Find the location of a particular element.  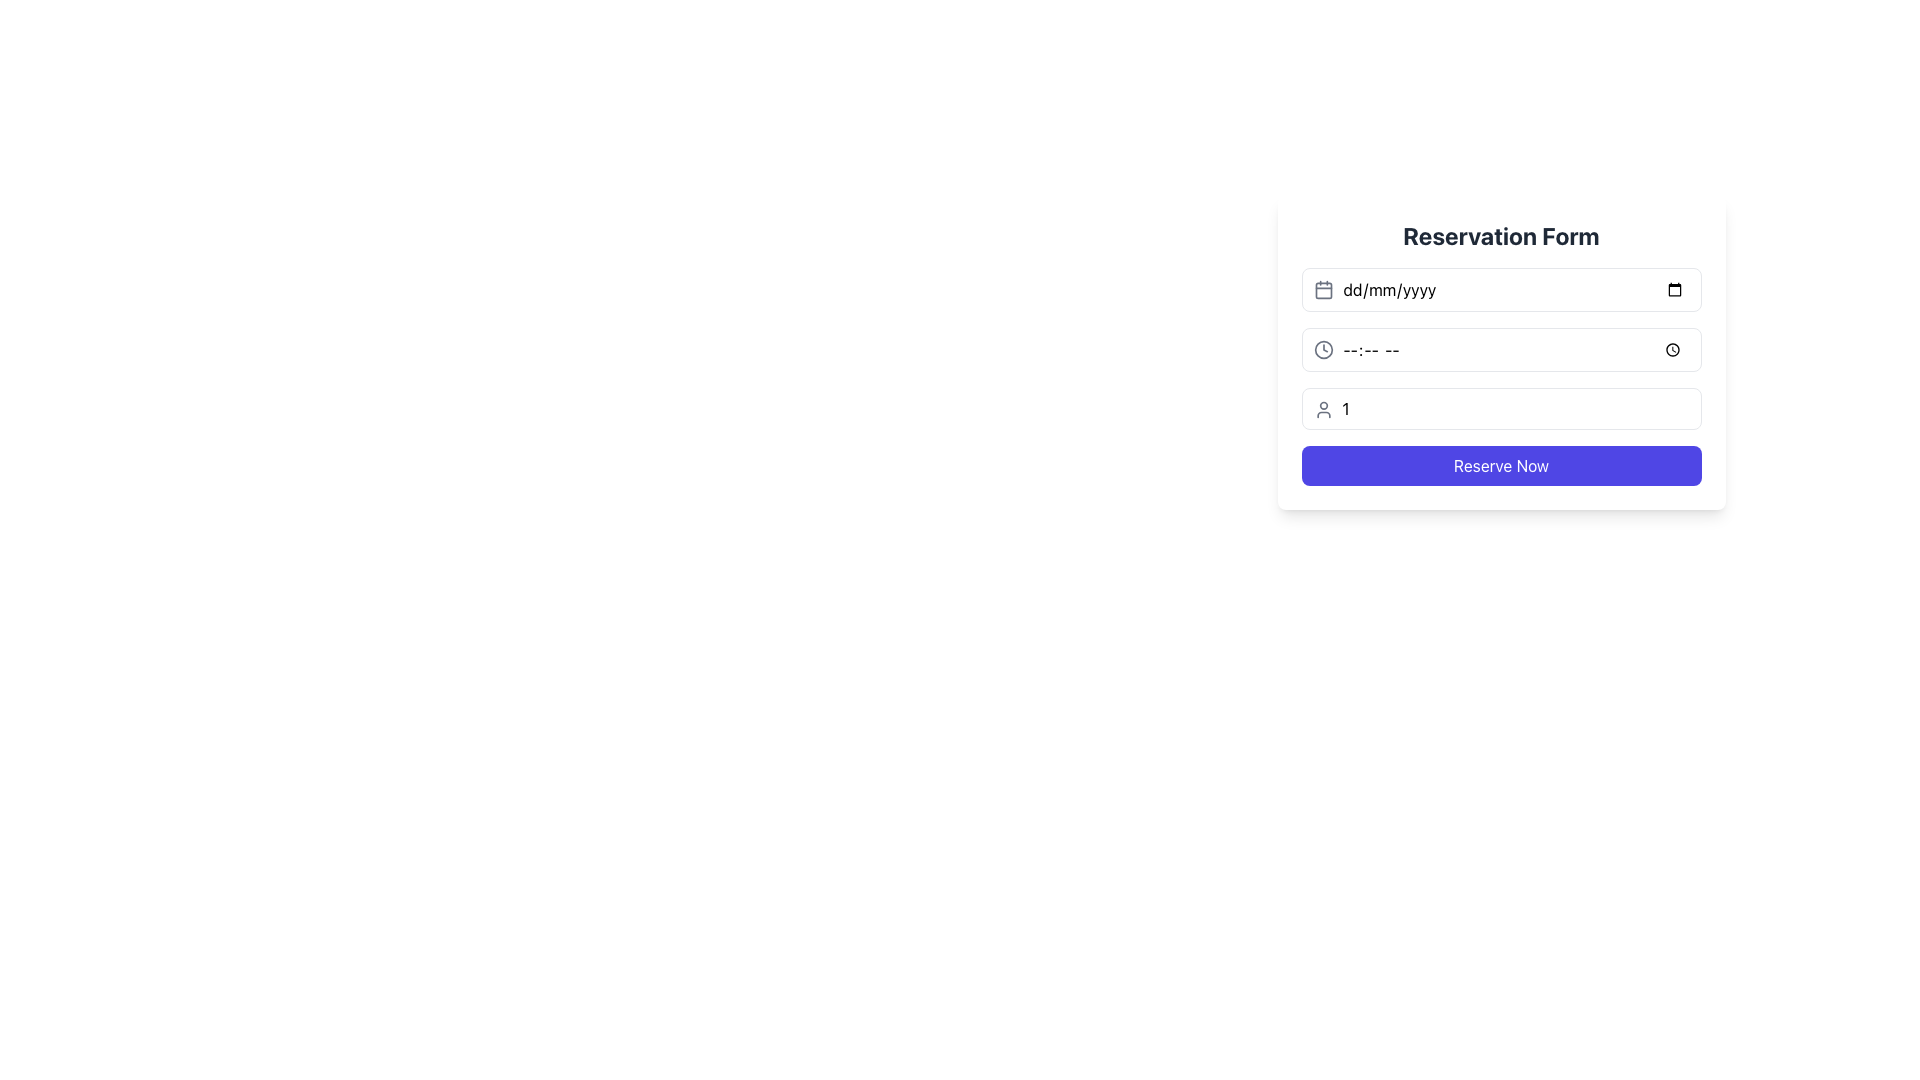

the time field within the composite input form element located in the middle upper area of the 'Reservation Form' is located at coordinates (1501, 377).